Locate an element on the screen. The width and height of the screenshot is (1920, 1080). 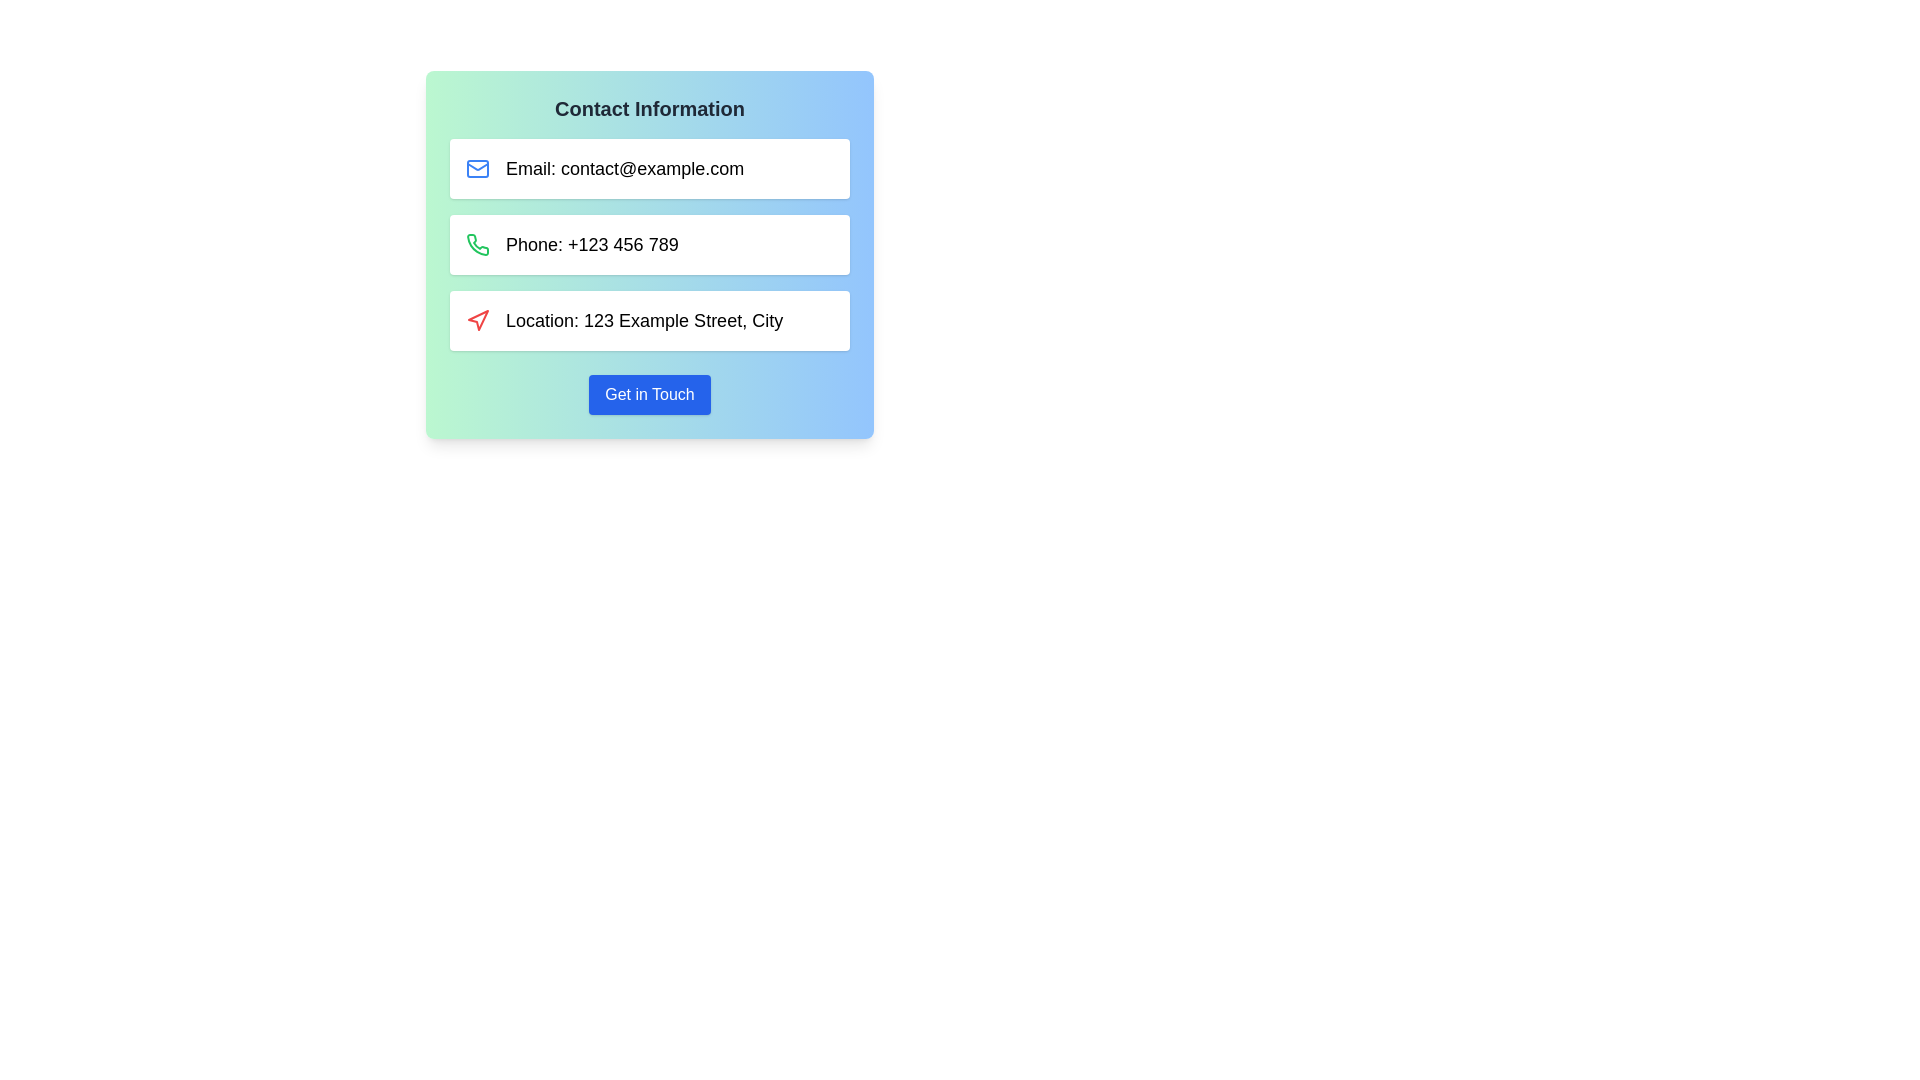
the modern blue envelope icon located to the left of the email address text 'Email: contact@example.com' in the contact information card is located at coordinates (477, 168).